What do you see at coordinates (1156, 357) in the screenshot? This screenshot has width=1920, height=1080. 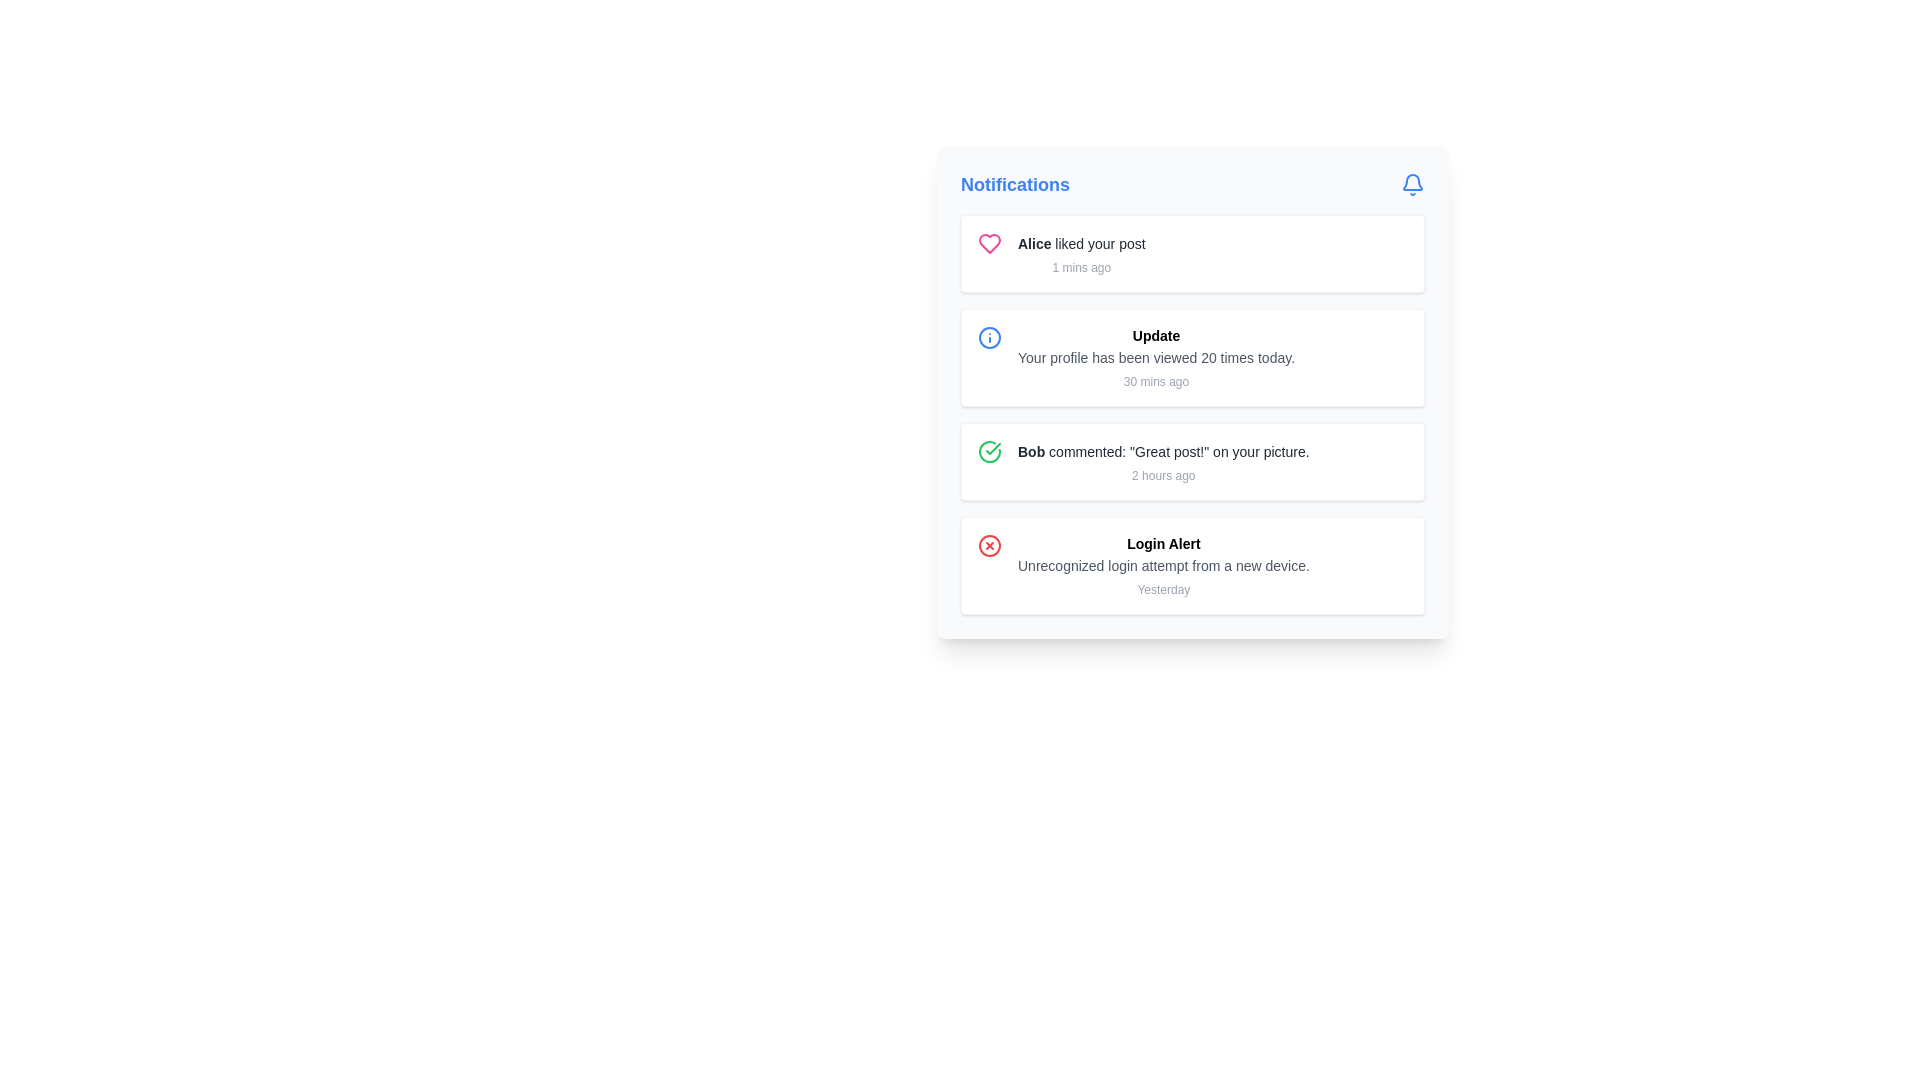 I see `the static text notification message that says 'Your profile has been viewed 20 times today.' It is located within the second notification card, below the title 'Update' and above the timestamp '30 mins ago'` at bounding box center [1156, 357].